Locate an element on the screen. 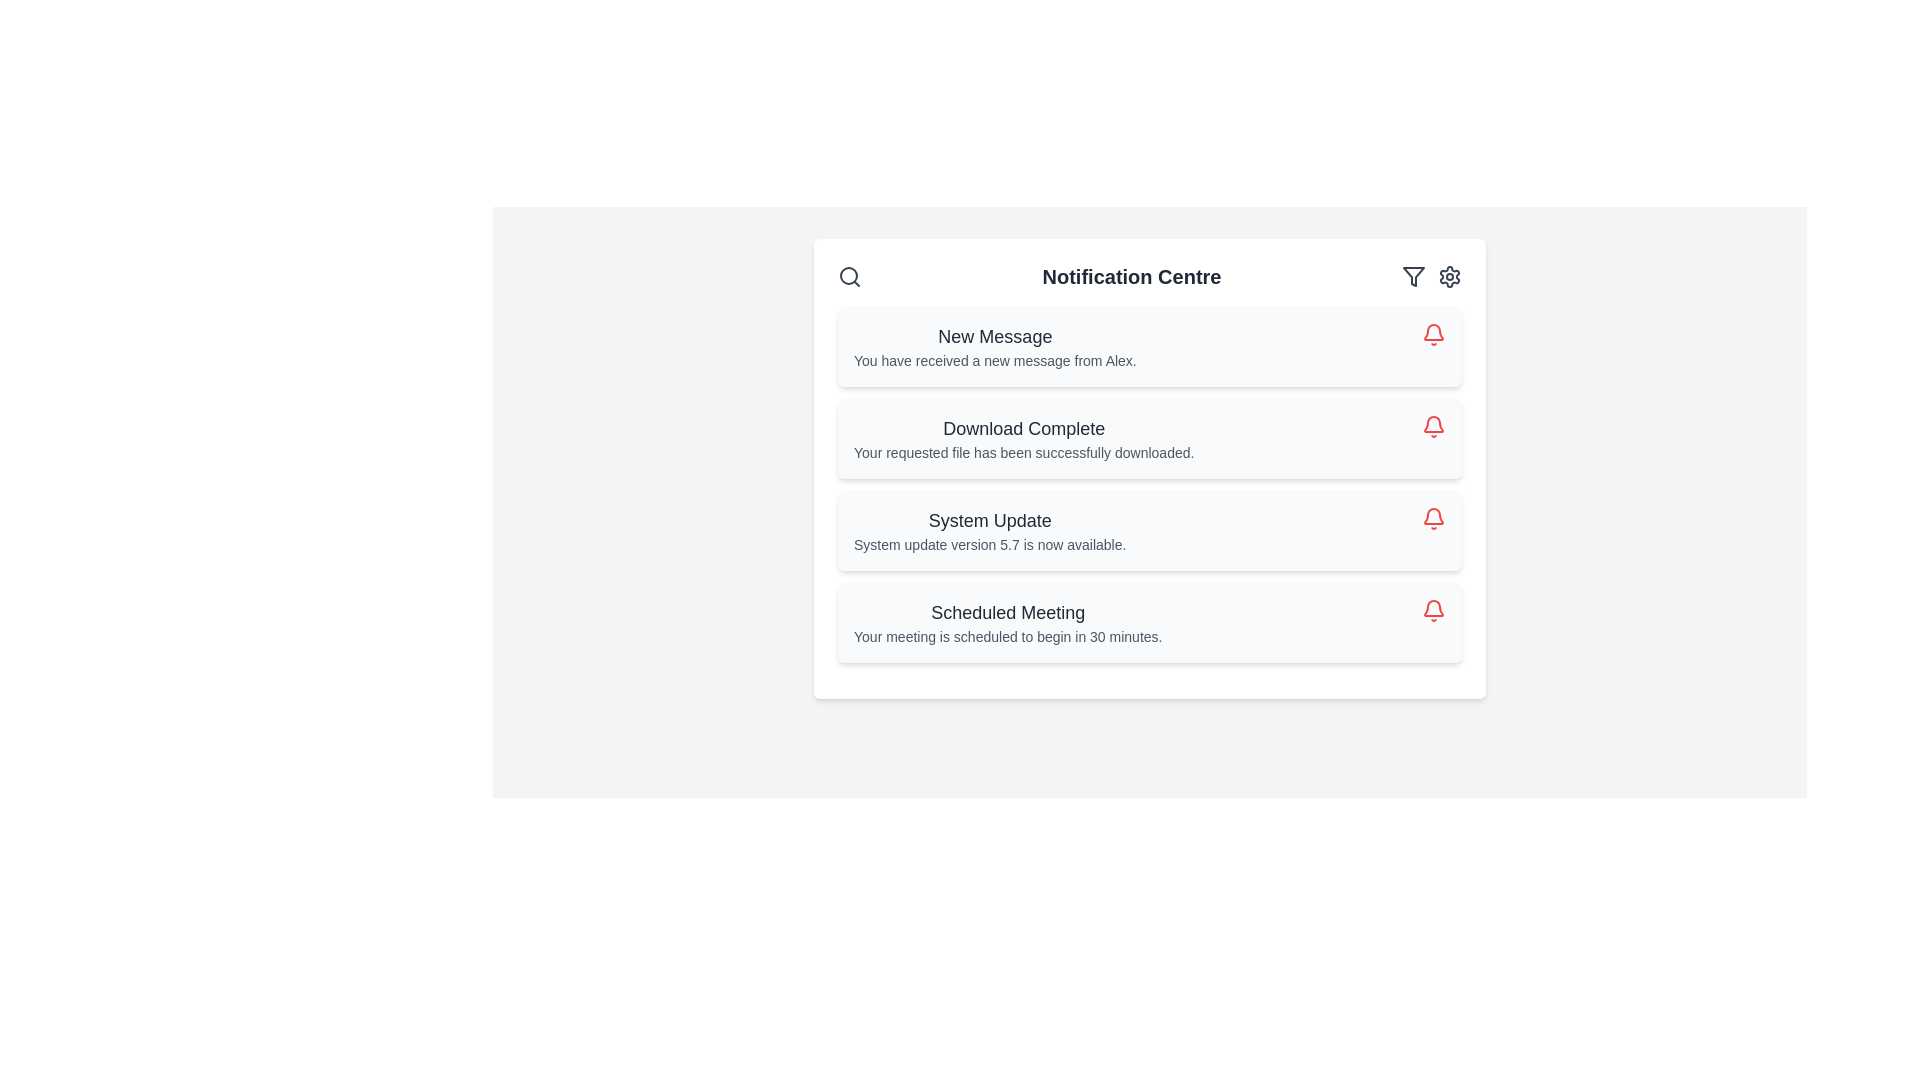 The width and height of the screenshot is (1920, 1080). the search icon button located in the top-left corner of the Notification Centre header is located at coordinates (849, 277).